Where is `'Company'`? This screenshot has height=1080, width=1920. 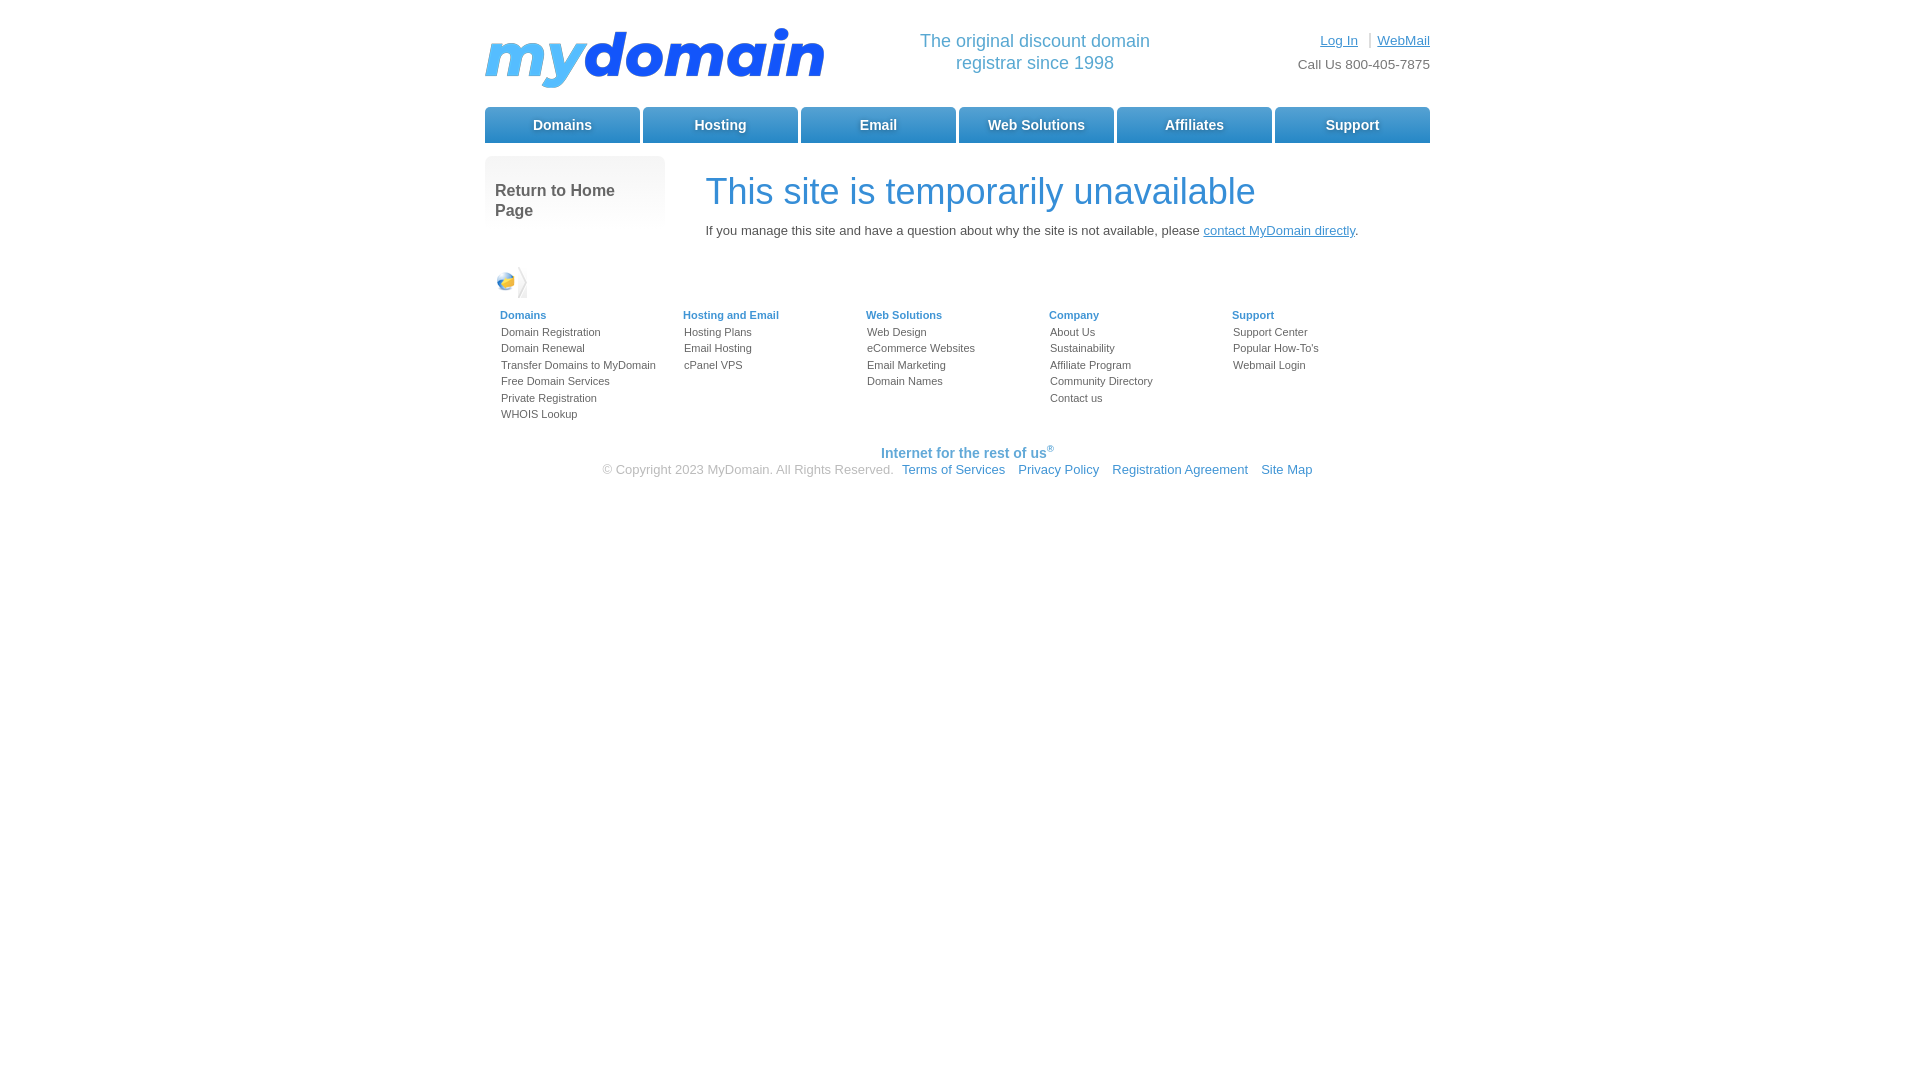
'Company' is located at coordinates (1073, 315).